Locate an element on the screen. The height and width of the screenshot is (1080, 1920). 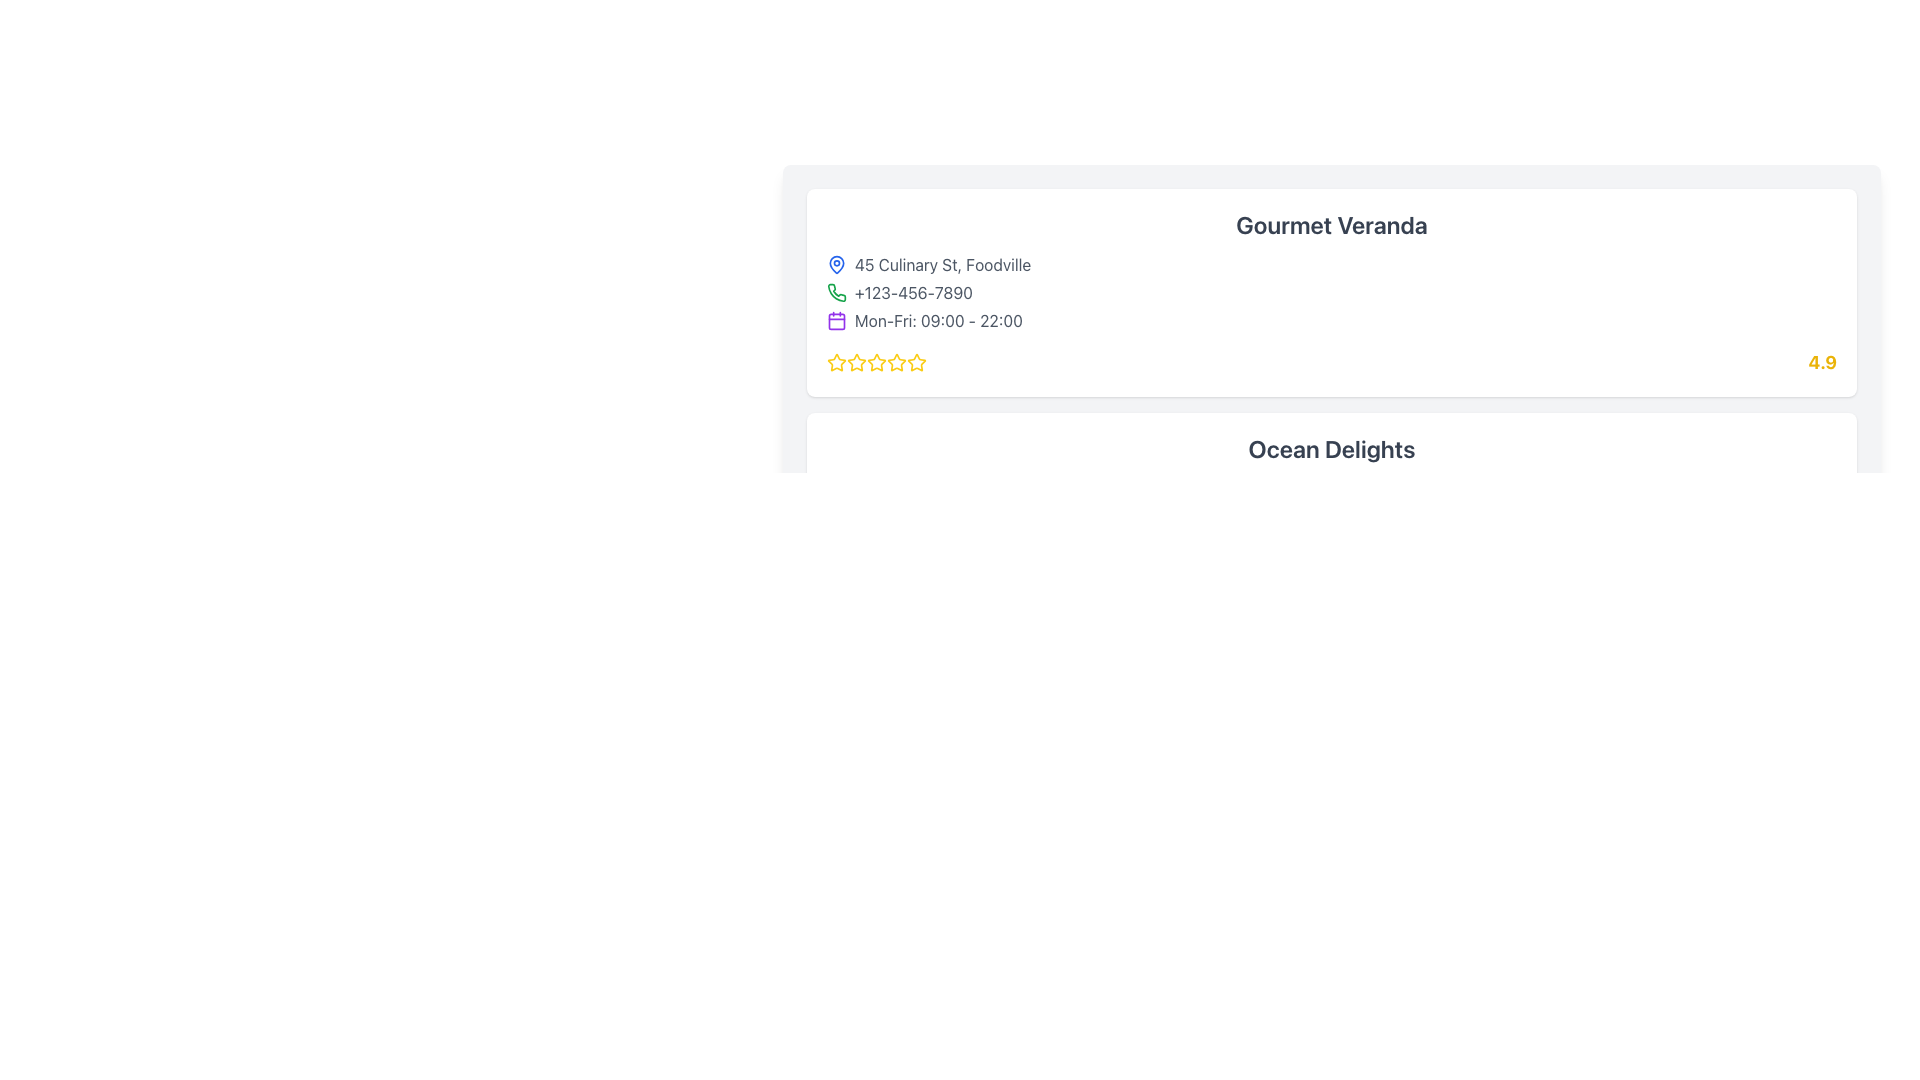
the address icon located at the left-most part of the row, which is positioned before the text '45 Culinary St, Foodville' is located at coordinates (836, 262).